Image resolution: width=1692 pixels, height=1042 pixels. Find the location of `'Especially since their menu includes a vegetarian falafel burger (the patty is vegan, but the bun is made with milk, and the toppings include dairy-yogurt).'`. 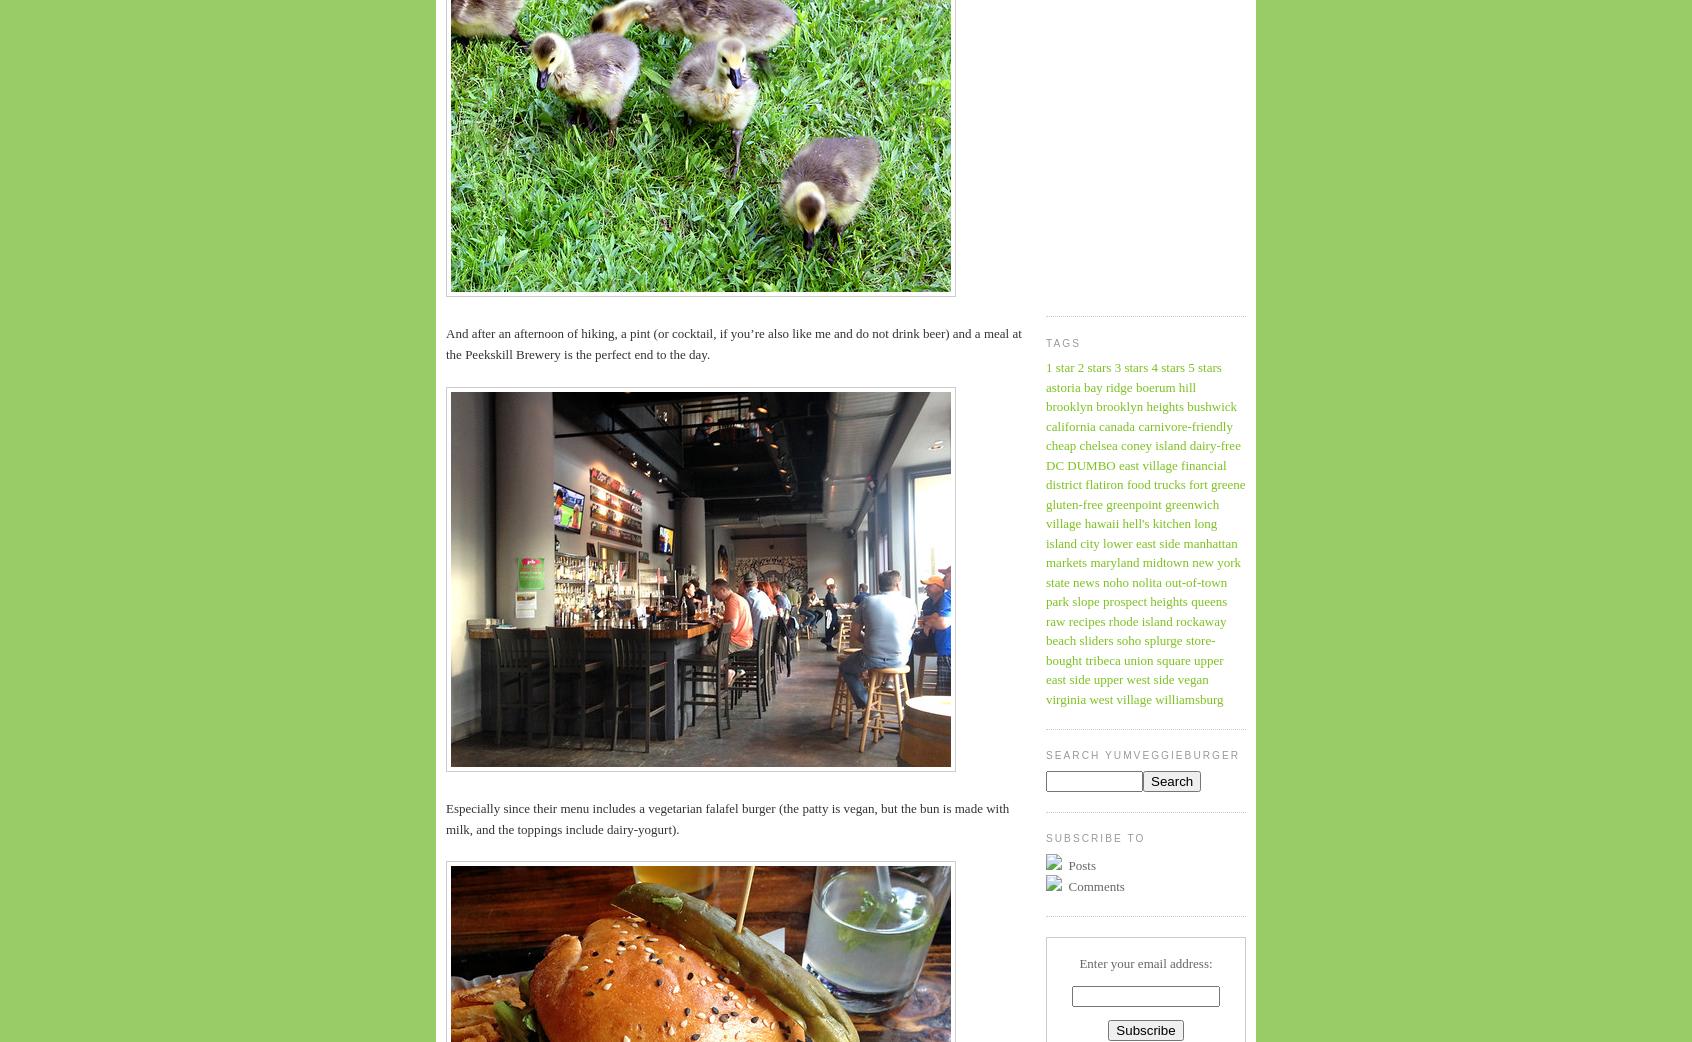

'Especially since their menu includes a vegetarian falafel burger (the patty is vegan, but the bun is made with milk, and the toppings include dairy-yogurt).' is located at coordinates (726, 818).